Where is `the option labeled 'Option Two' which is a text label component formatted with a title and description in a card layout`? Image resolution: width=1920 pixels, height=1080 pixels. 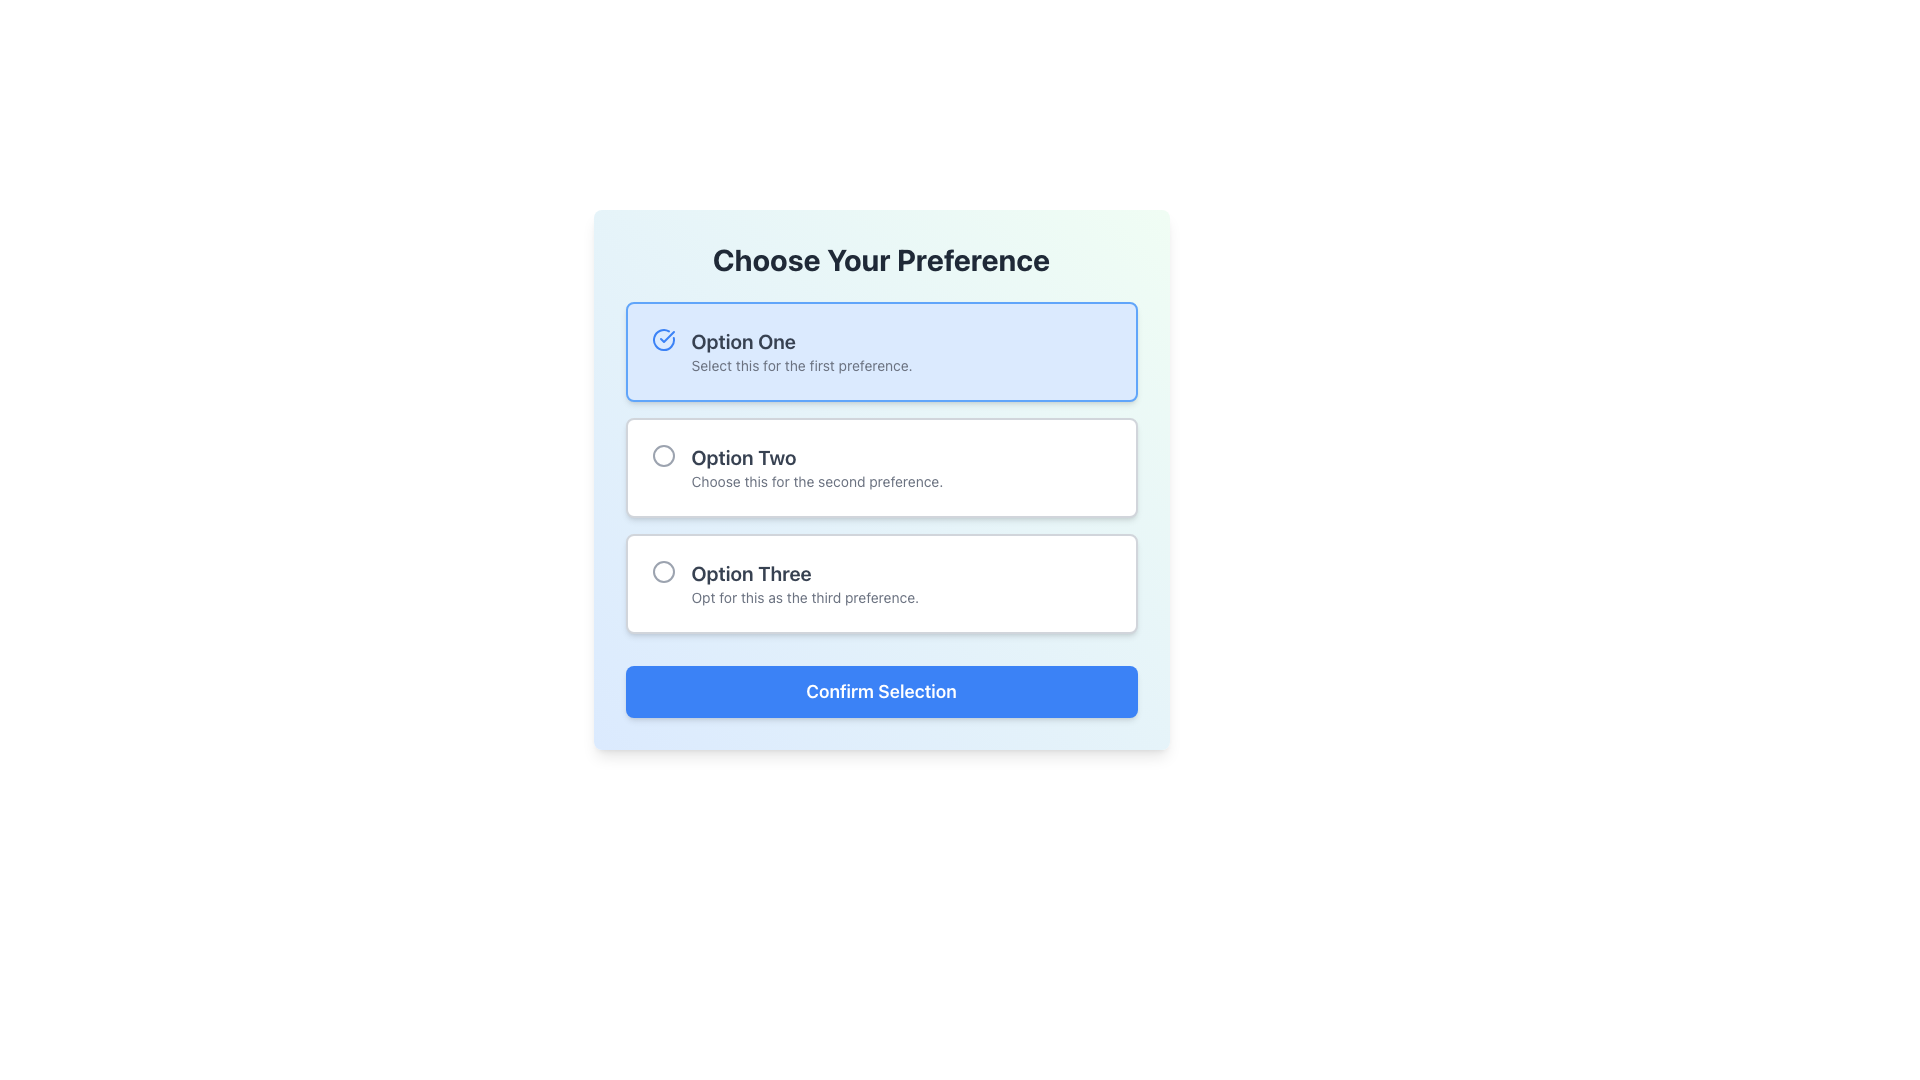
the option labeled 'Option Two' which is a text label component formatted with a title and description in a card layout is located at coordinates (817, 467).